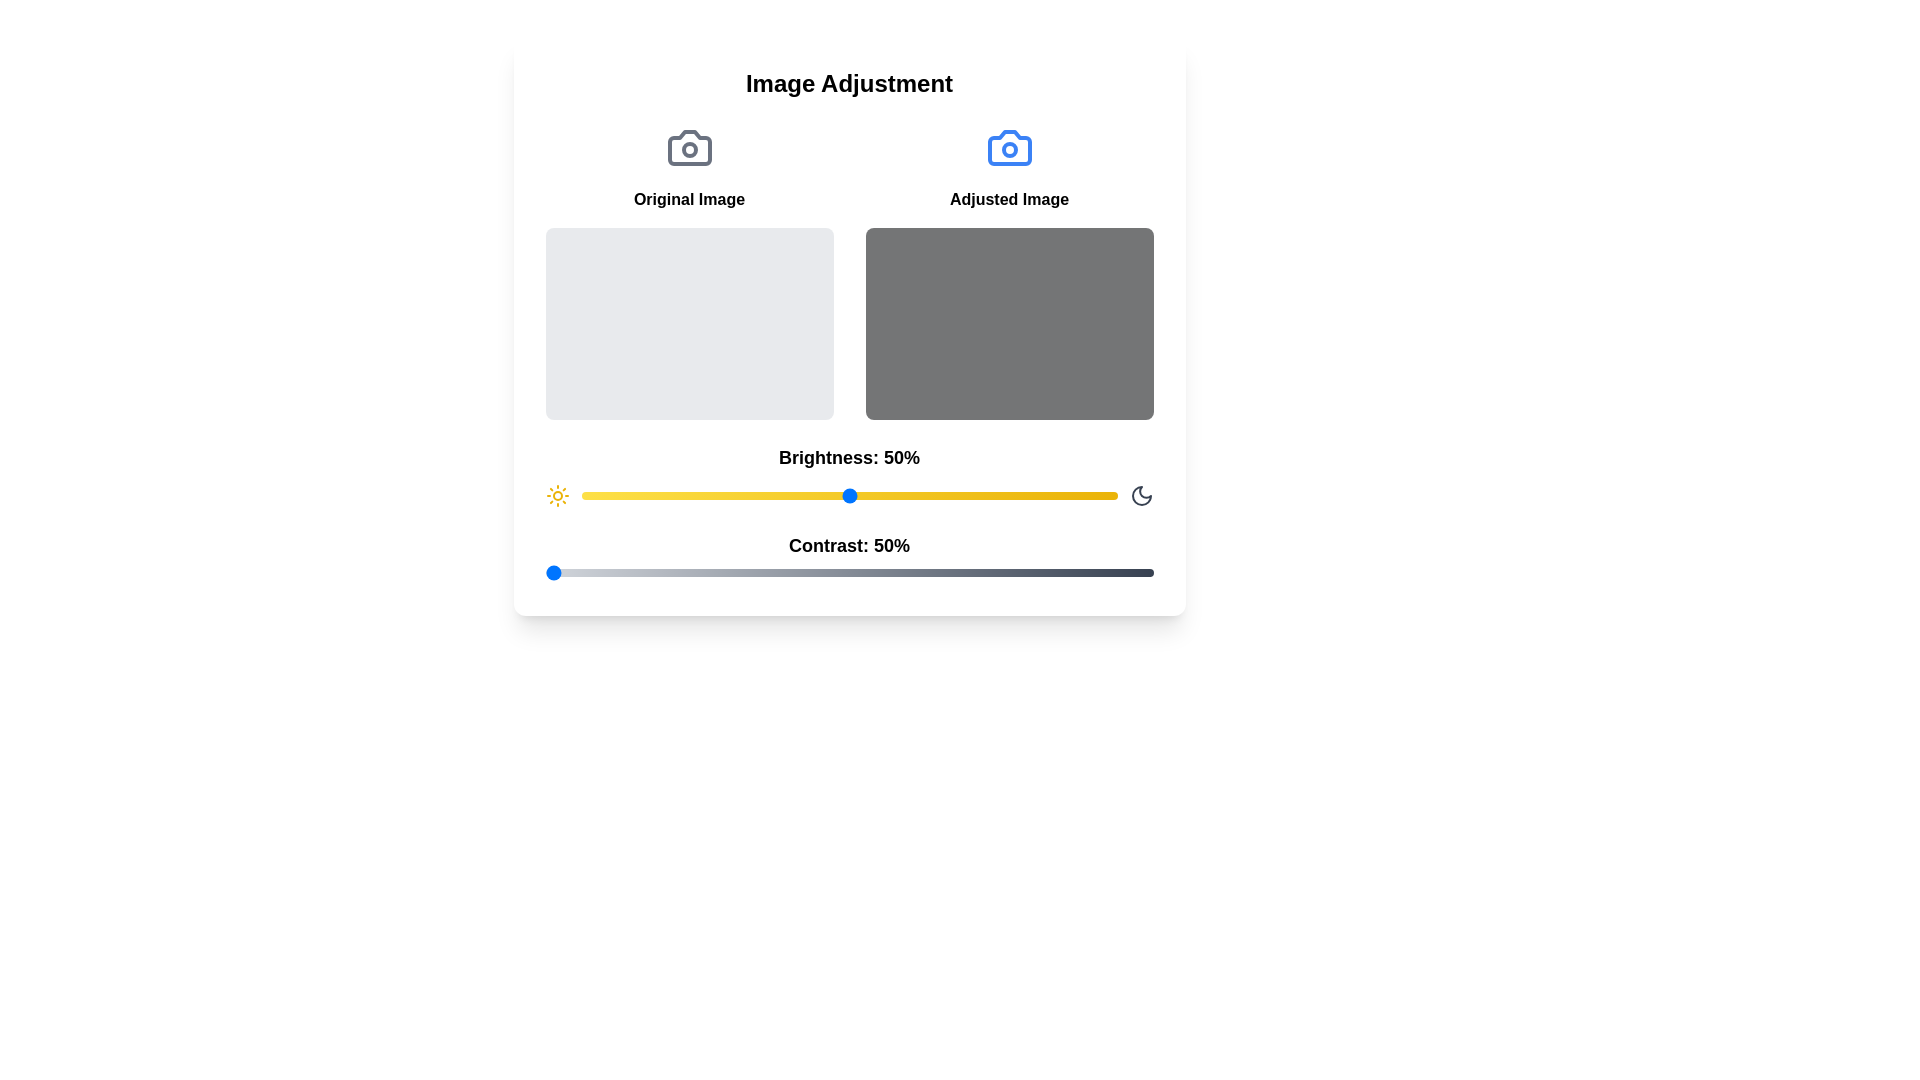 The height and width of the screenshot is (1080, 1920). What do you see at coordinates (897, 573) in the screenshot?
I see `the contrast` at bounding box center [897, 573].